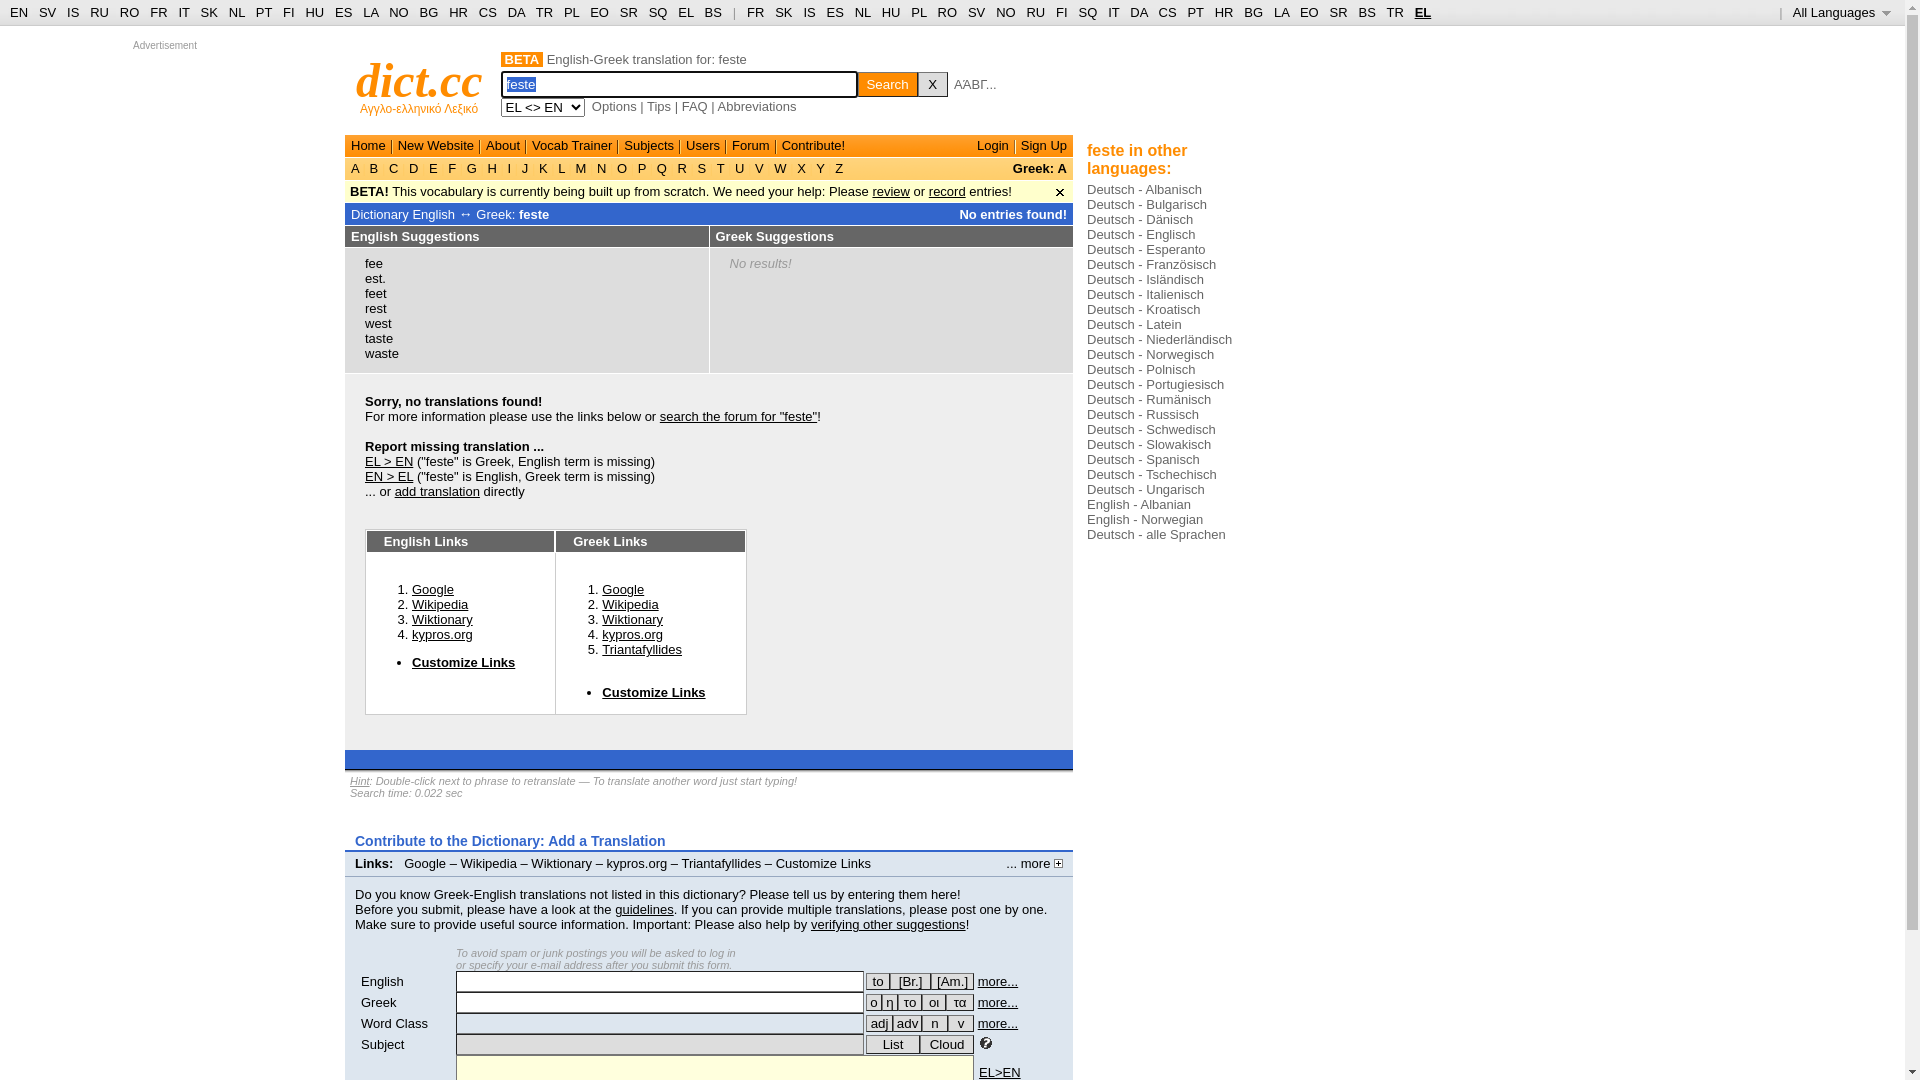 The height and width of the screenshot is (1080, 1920). Describe the element at coordinates (364, 308) in the screenshot. I see `'rest'` at that location.